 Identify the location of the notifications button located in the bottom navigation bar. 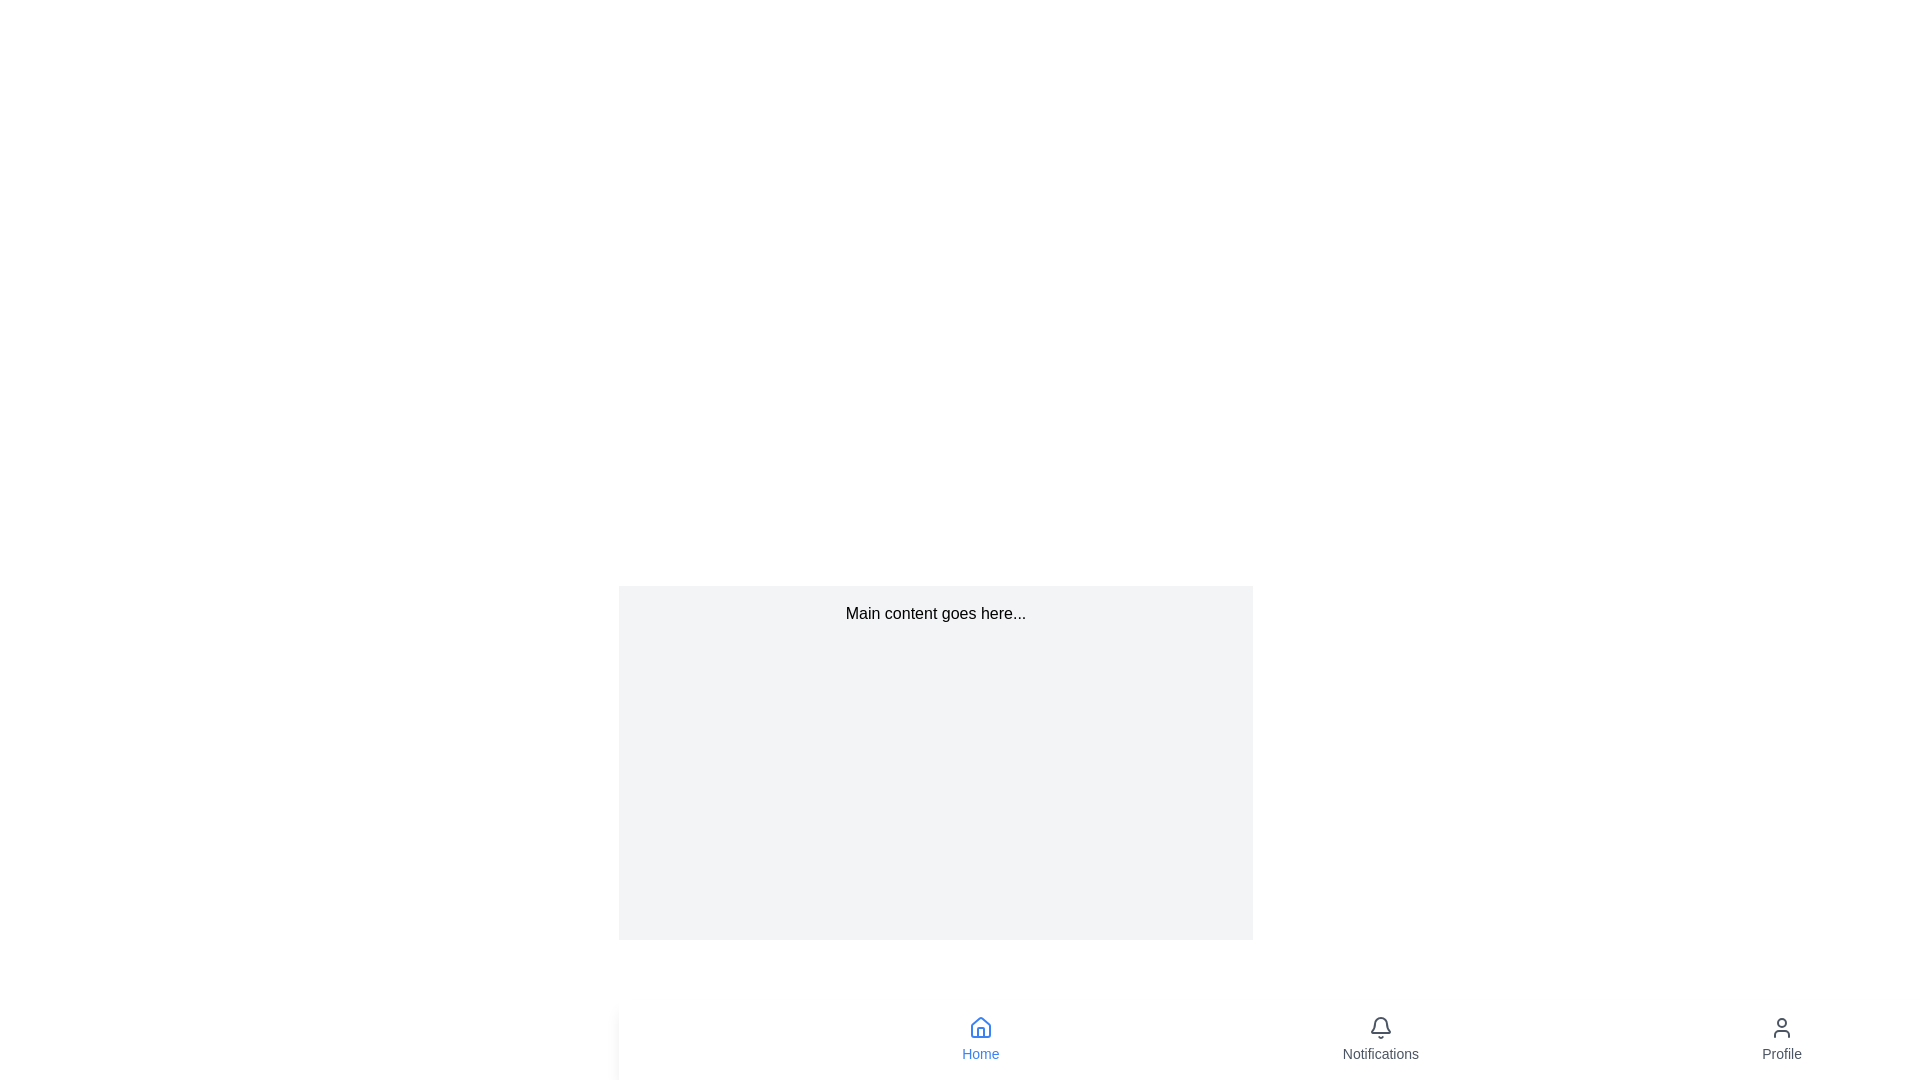
(1379, 1039).